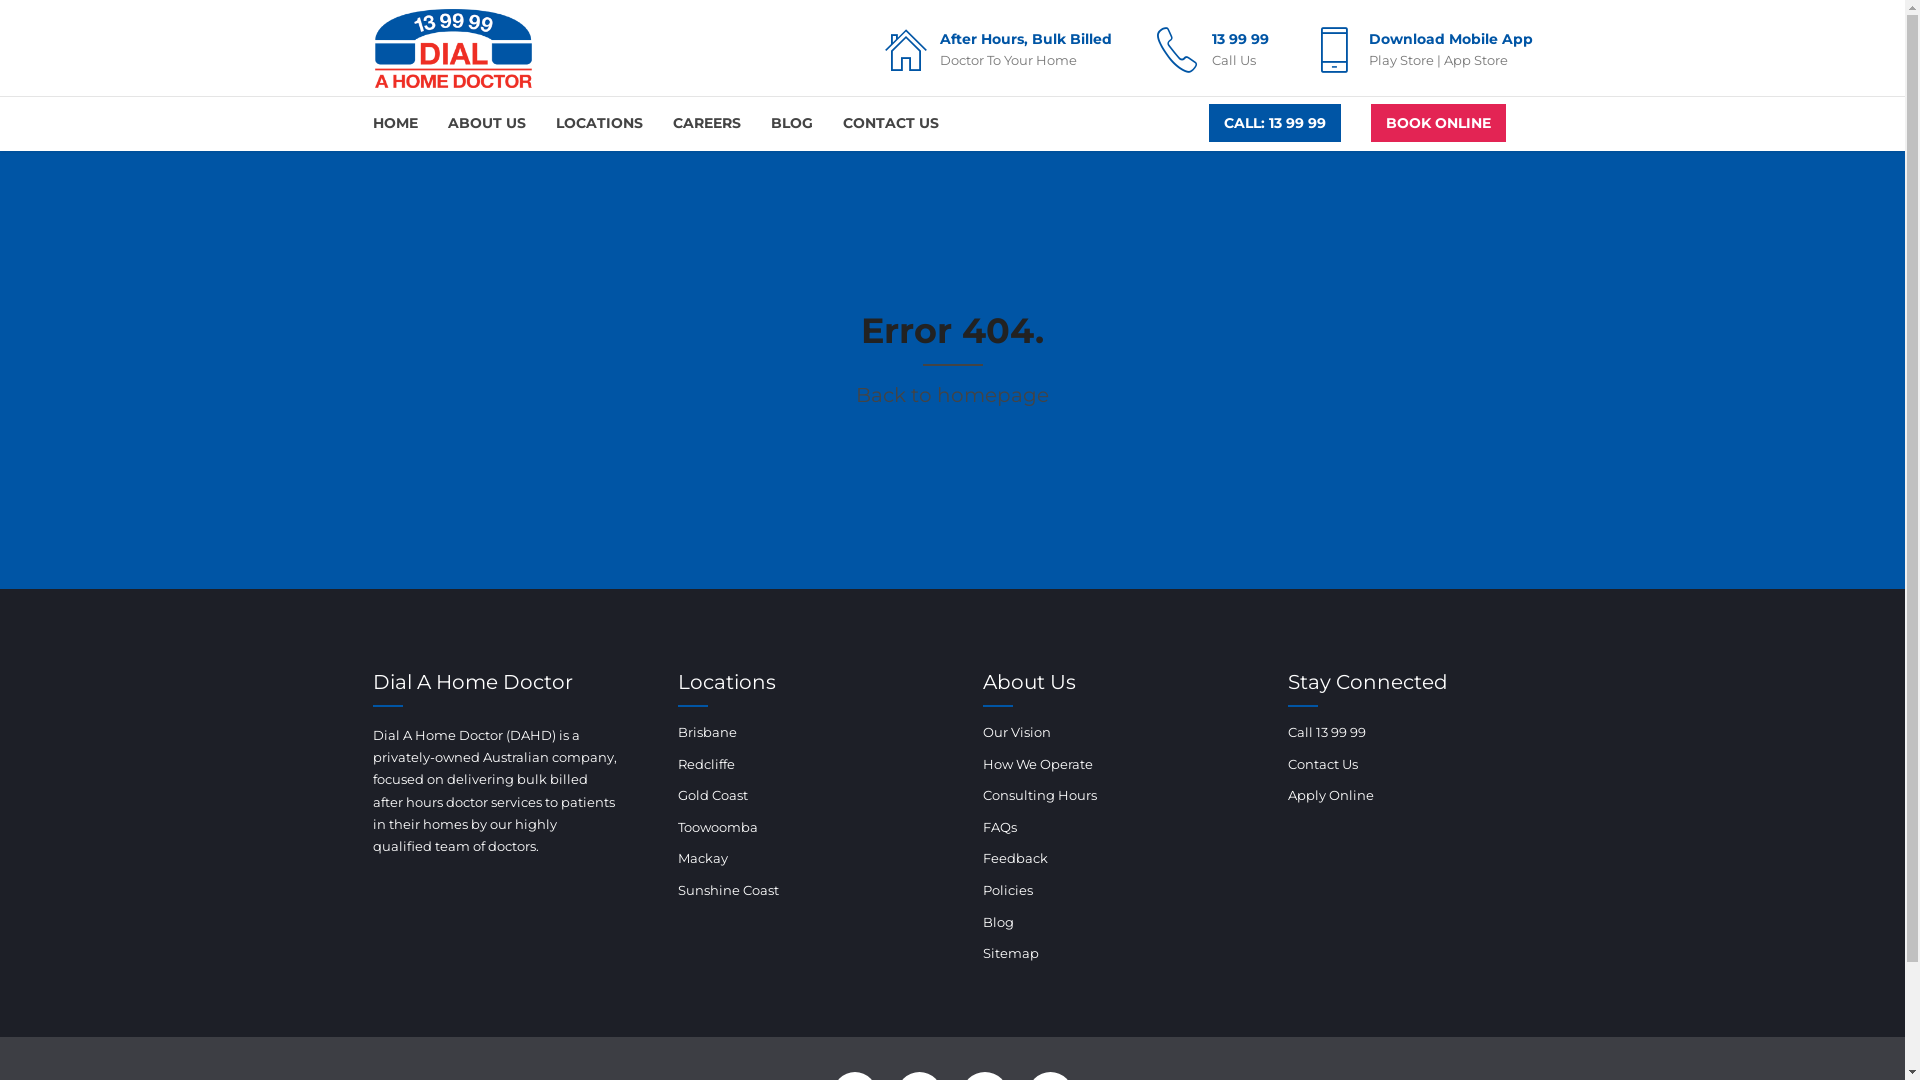 Image resolution: width=1920 pixels, height=1080 pixels. I want to click on 'Consulting Hours', so click(1038, 793).